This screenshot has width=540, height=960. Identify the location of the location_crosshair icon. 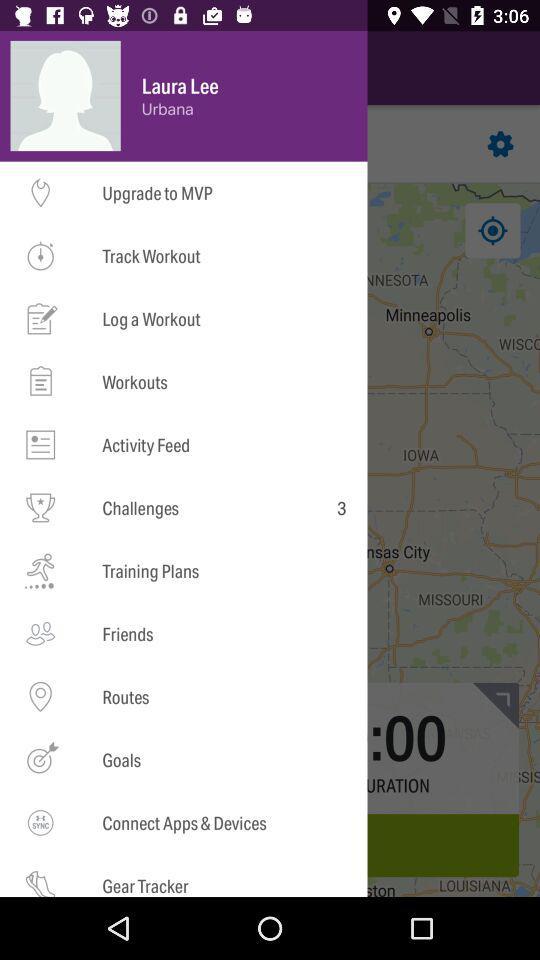
(47, 230).